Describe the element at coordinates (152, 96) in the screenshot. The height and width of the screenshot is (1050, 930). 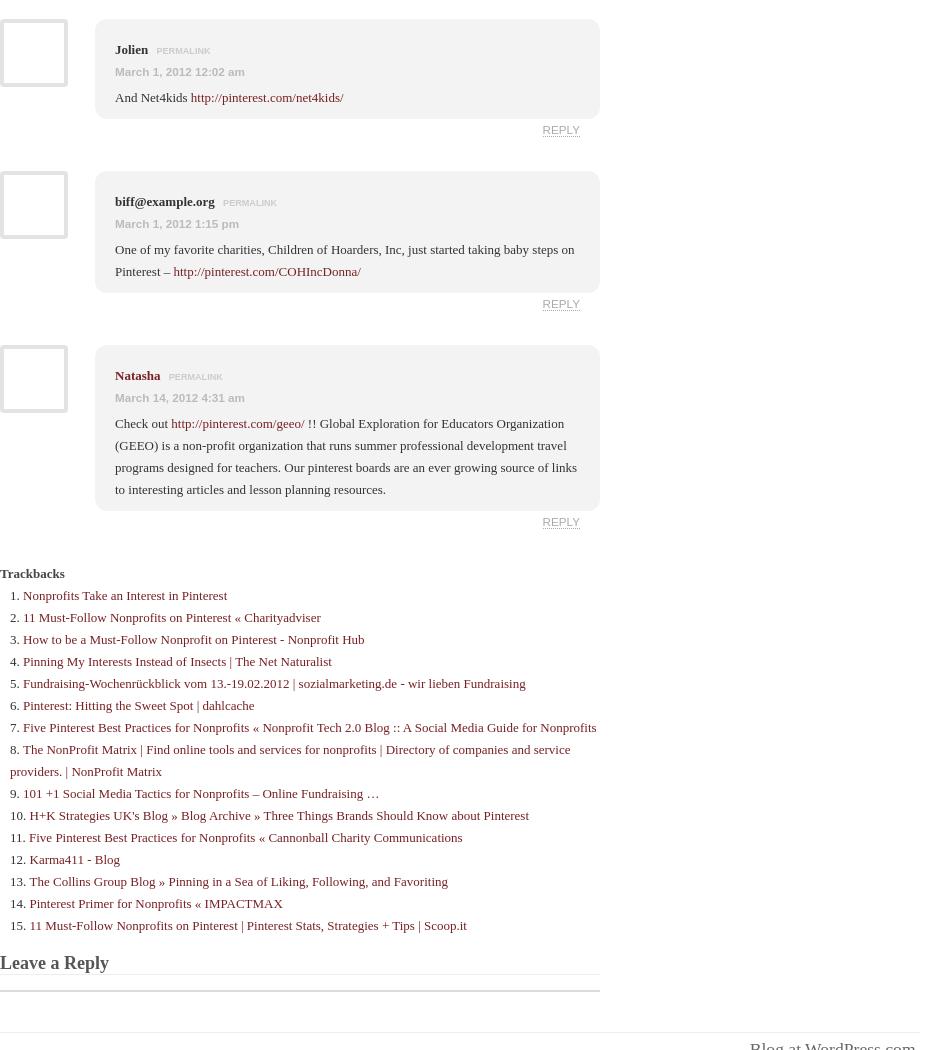
I see `'And Net4kids'` at that location.